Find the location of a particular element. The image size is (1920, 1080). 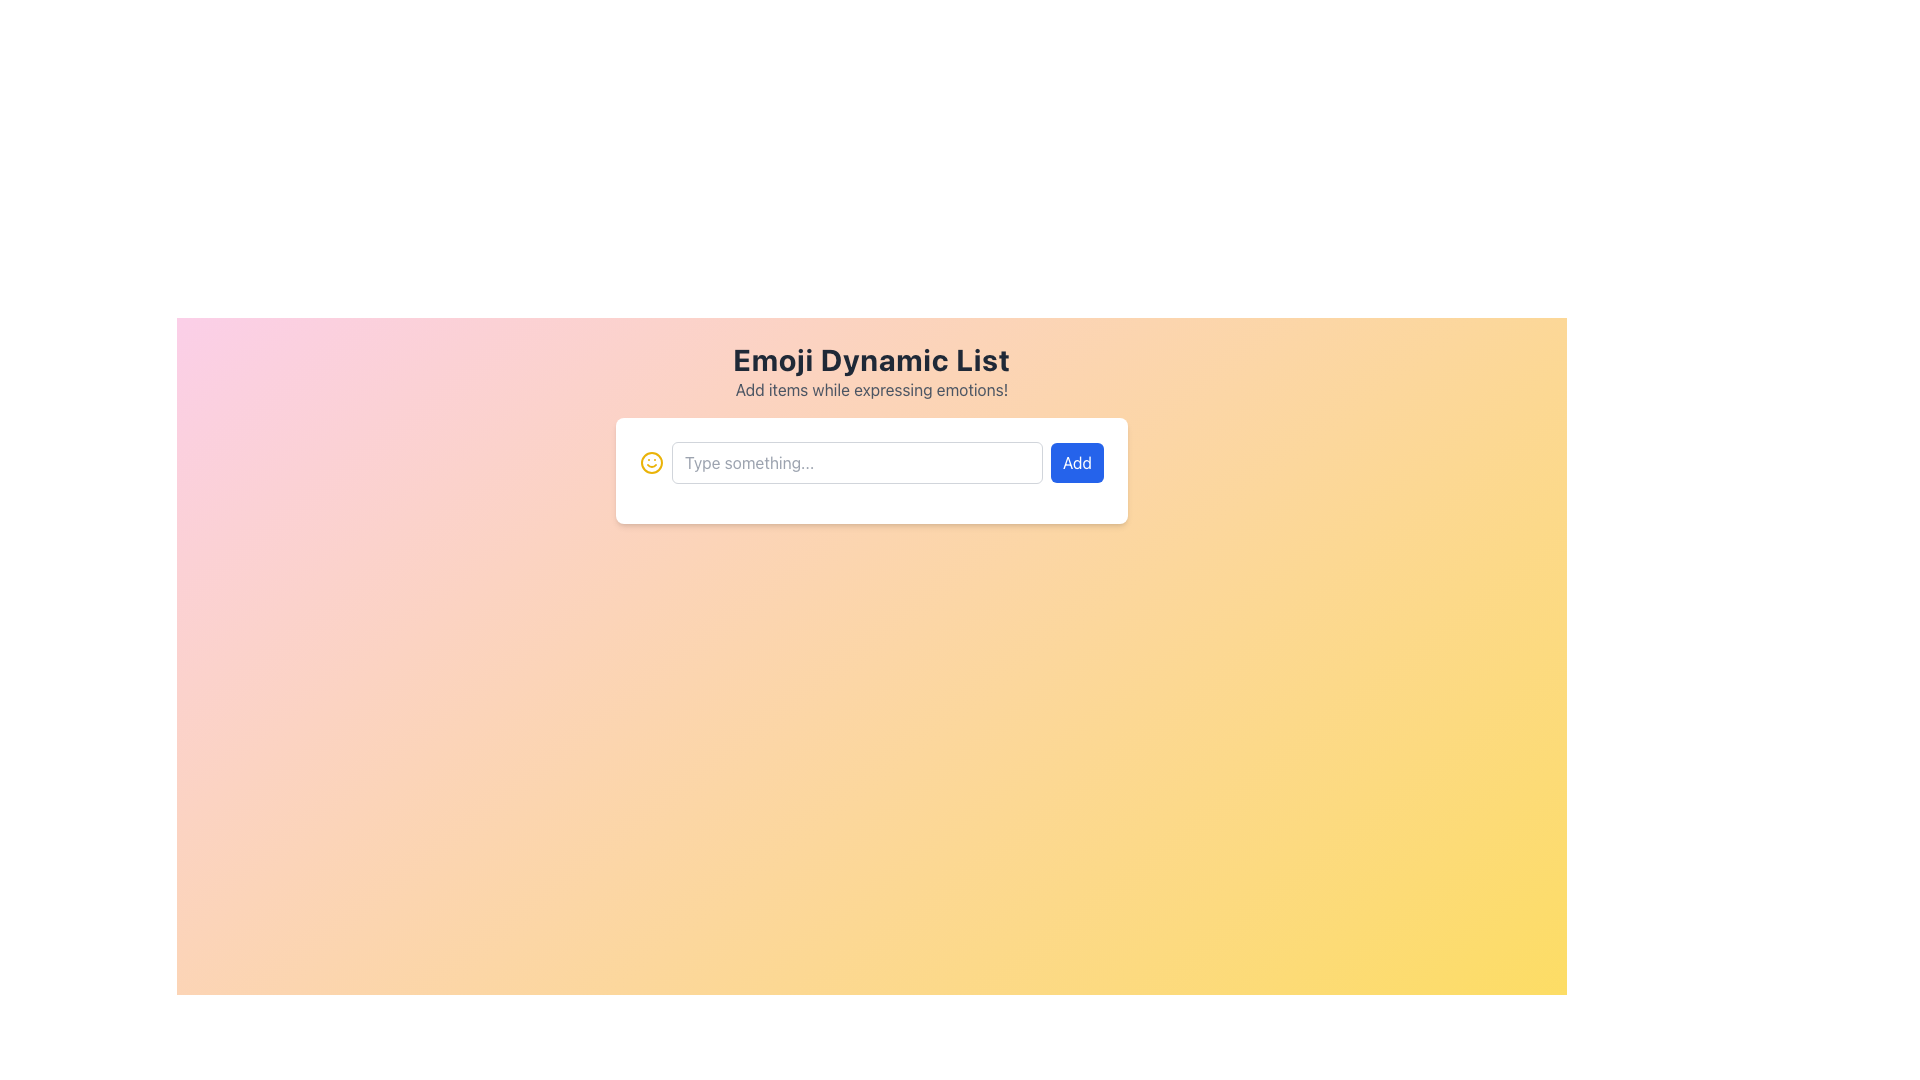

the button that serves as a trigger for adding items, which is the last element in a horizontal group including an emoji icon and a text input box is located at coordinates (1076, 462).